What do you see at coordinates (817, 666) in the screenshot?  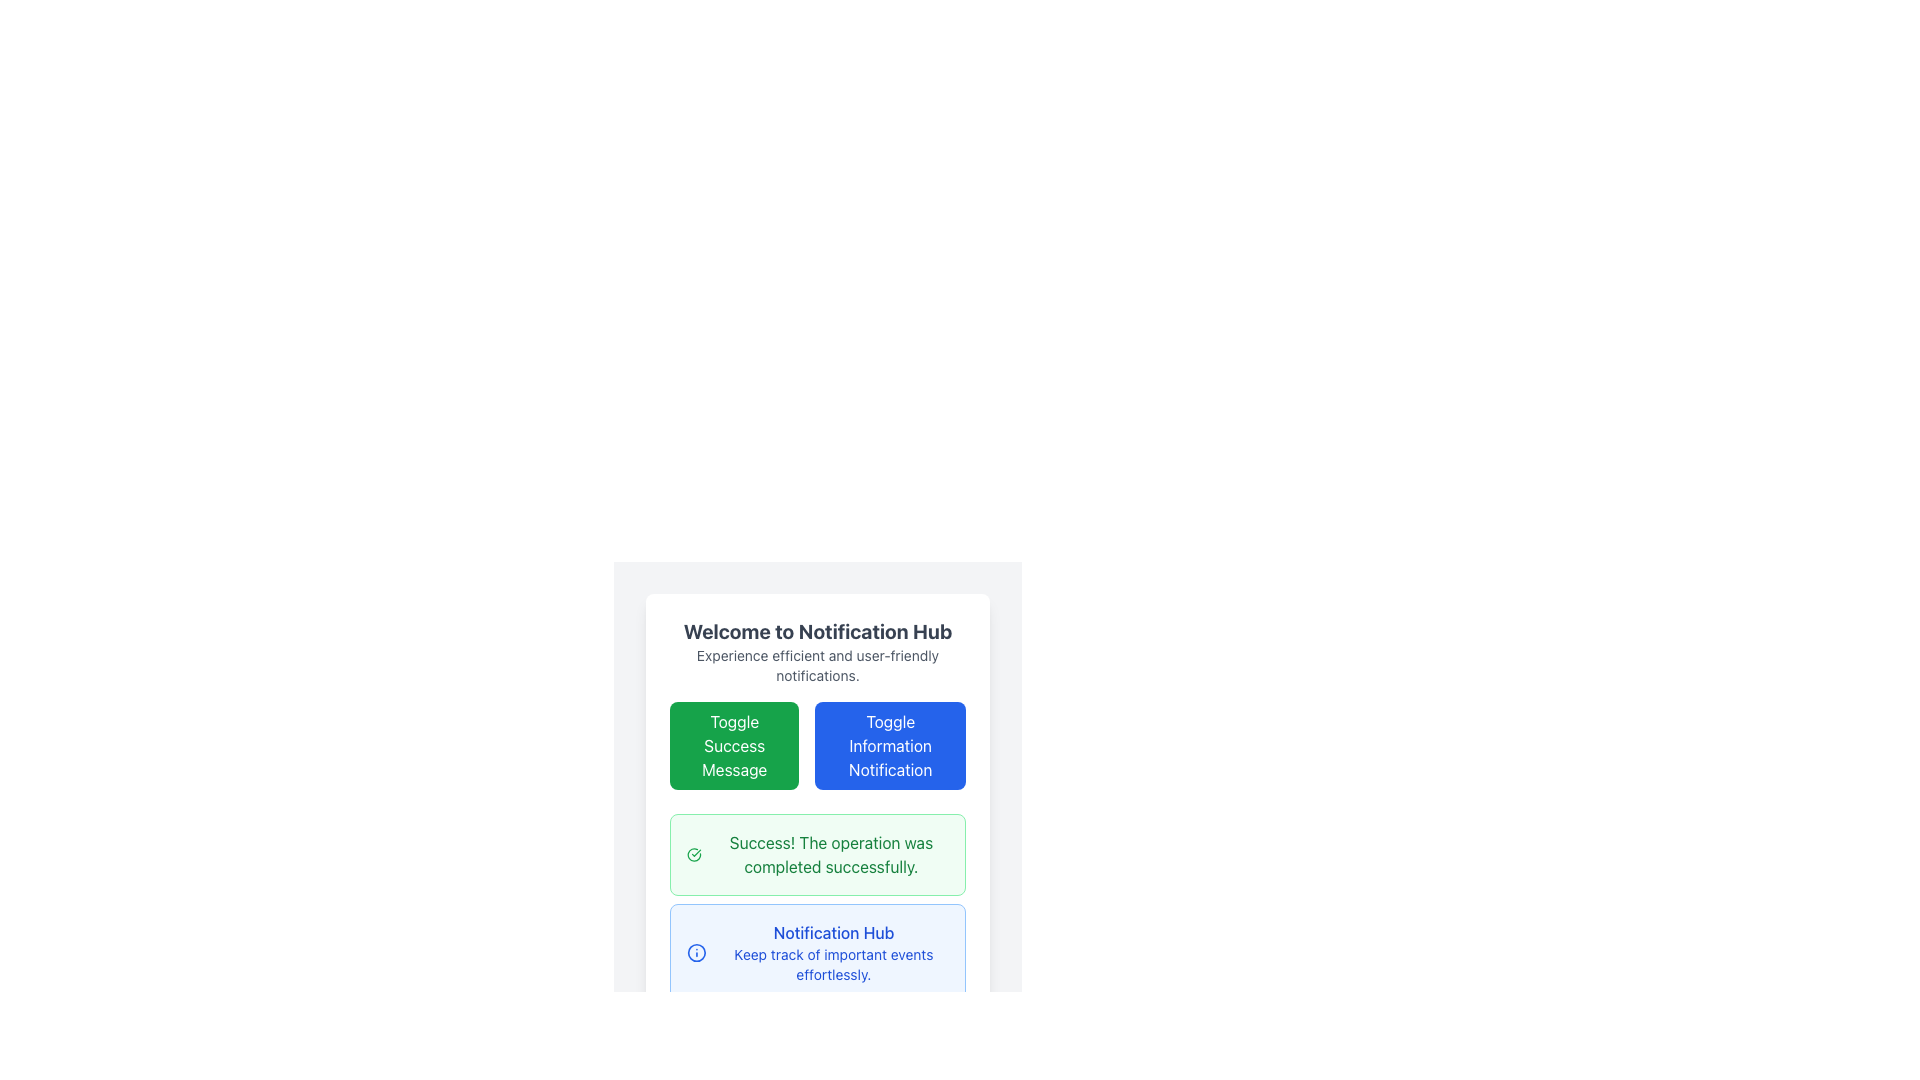 I see `the text segment displaying 'Experience efficient and user-friendly notifications.' which is styled in gray color and positioned below the heading 'Welcome to Notification Hub.'` at bounding box center [817, 666].